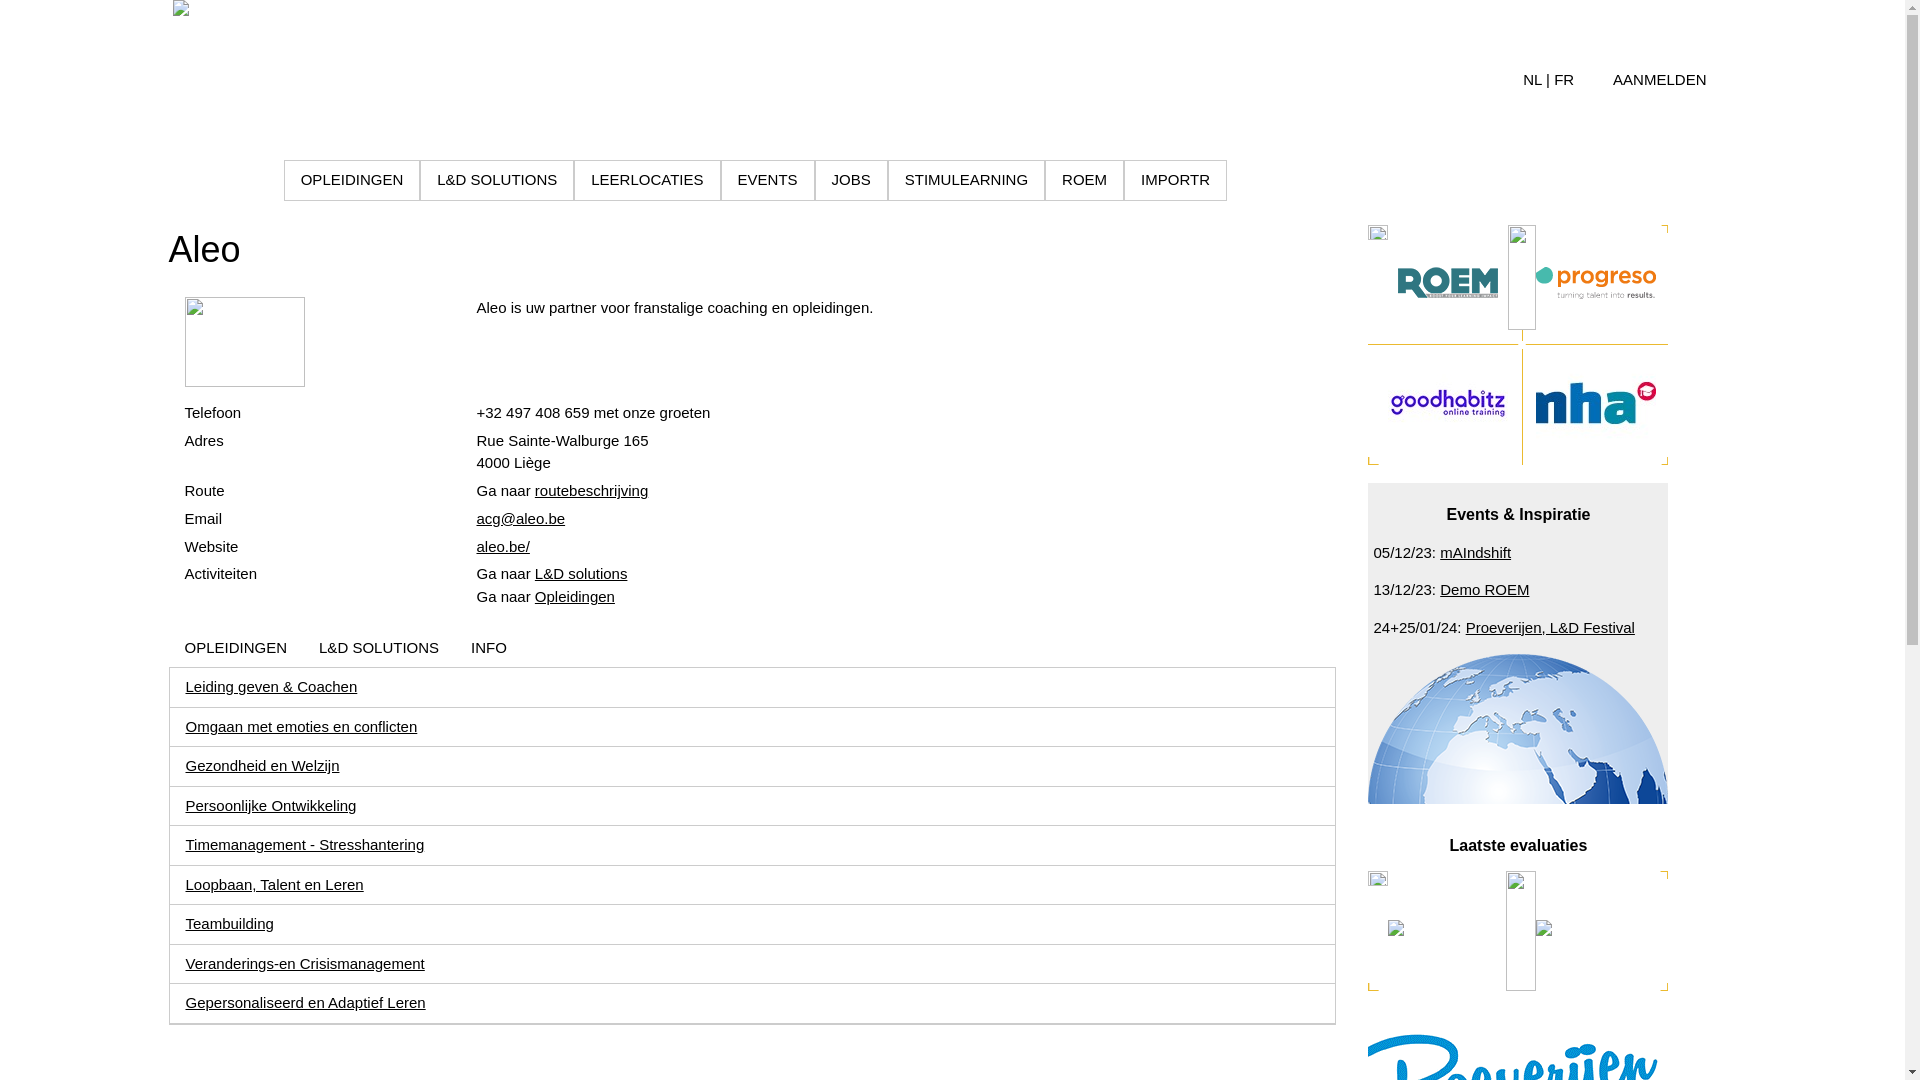 The height and width of the screenshot is (1080, 1920). Describe the element at coordinates (534, 573) in the screenshot. I see `'L&D solutions'` at that location.